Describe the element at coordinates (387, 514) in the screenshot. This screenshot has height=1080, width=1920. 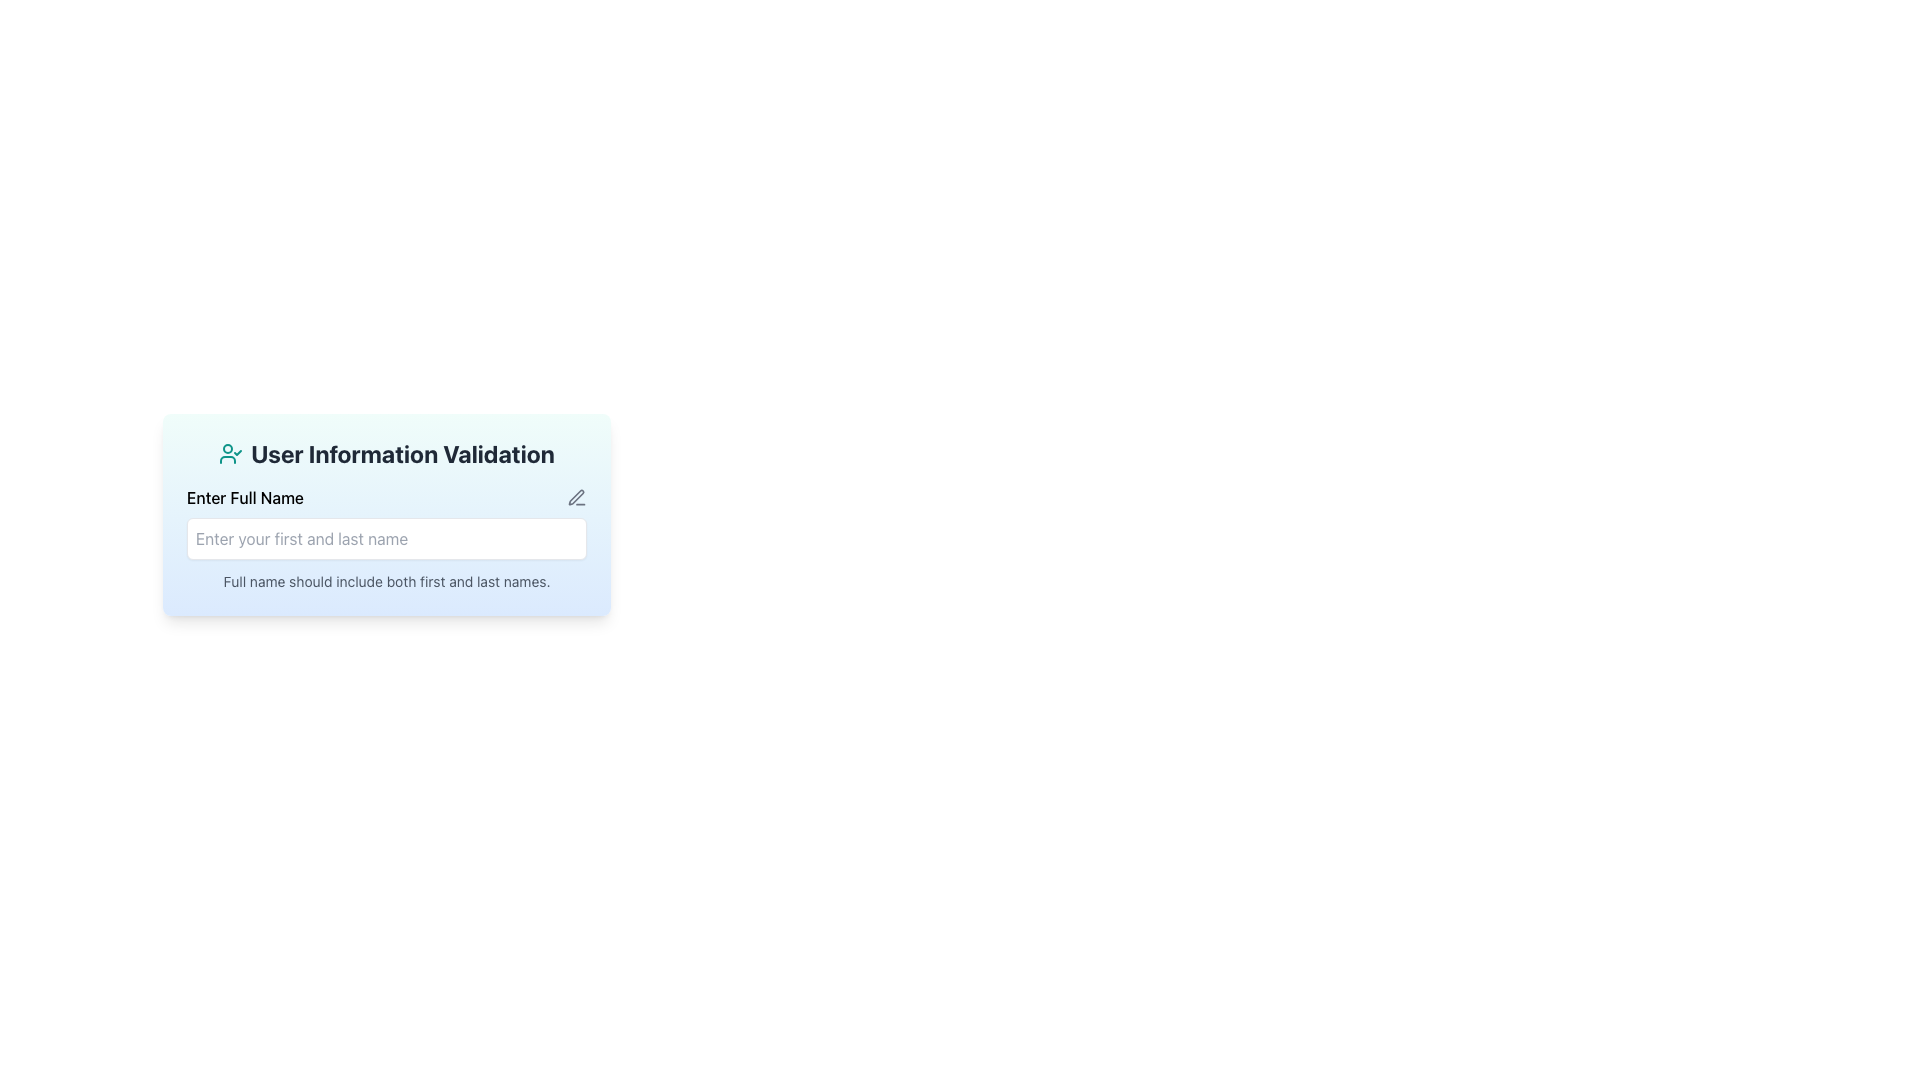
I see `the input field of the Composite UI component that prompts users for their full name` at that location.